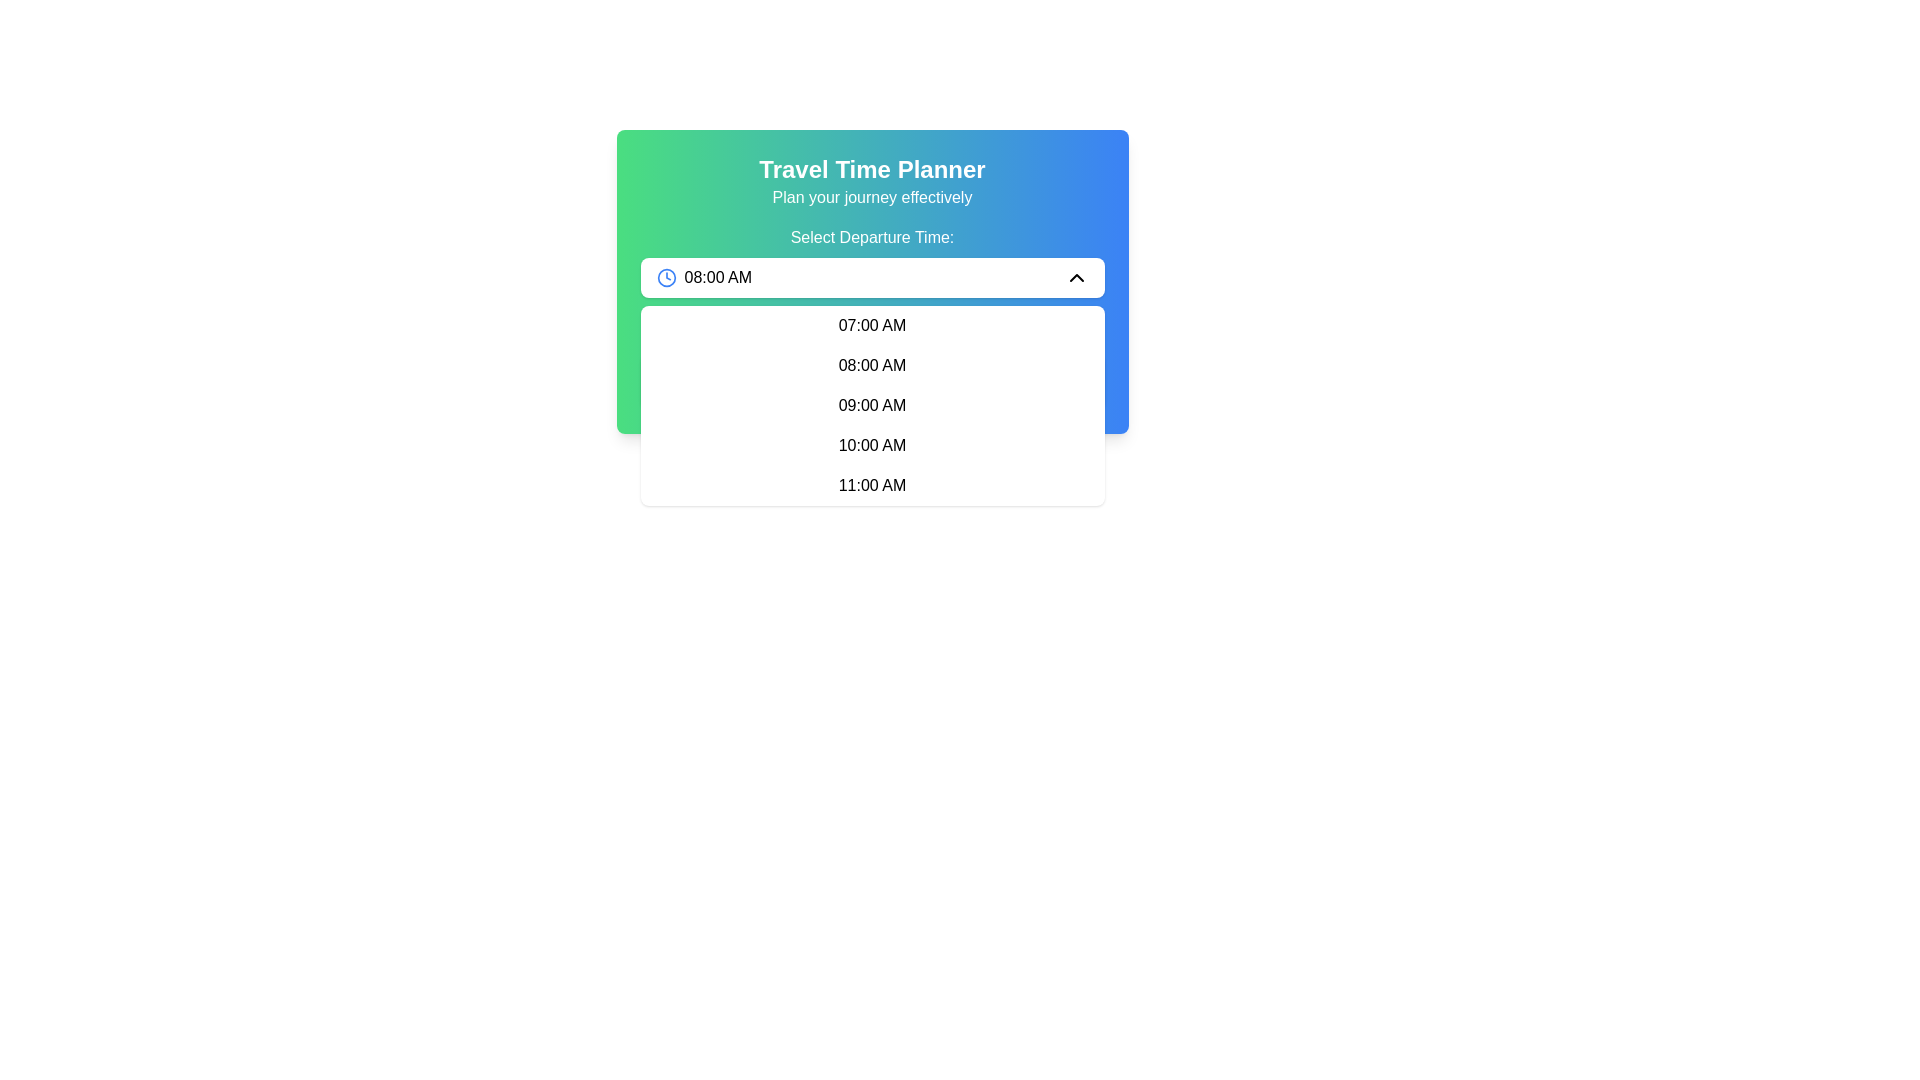 Image resolution: width=1920 pixels, height=1080 pixels. I want to click on the dropdown element displaying the time '08:00 AM' with the blue clock icon, positioned in the left segment of the time selection dropdown, so click(704, 277).